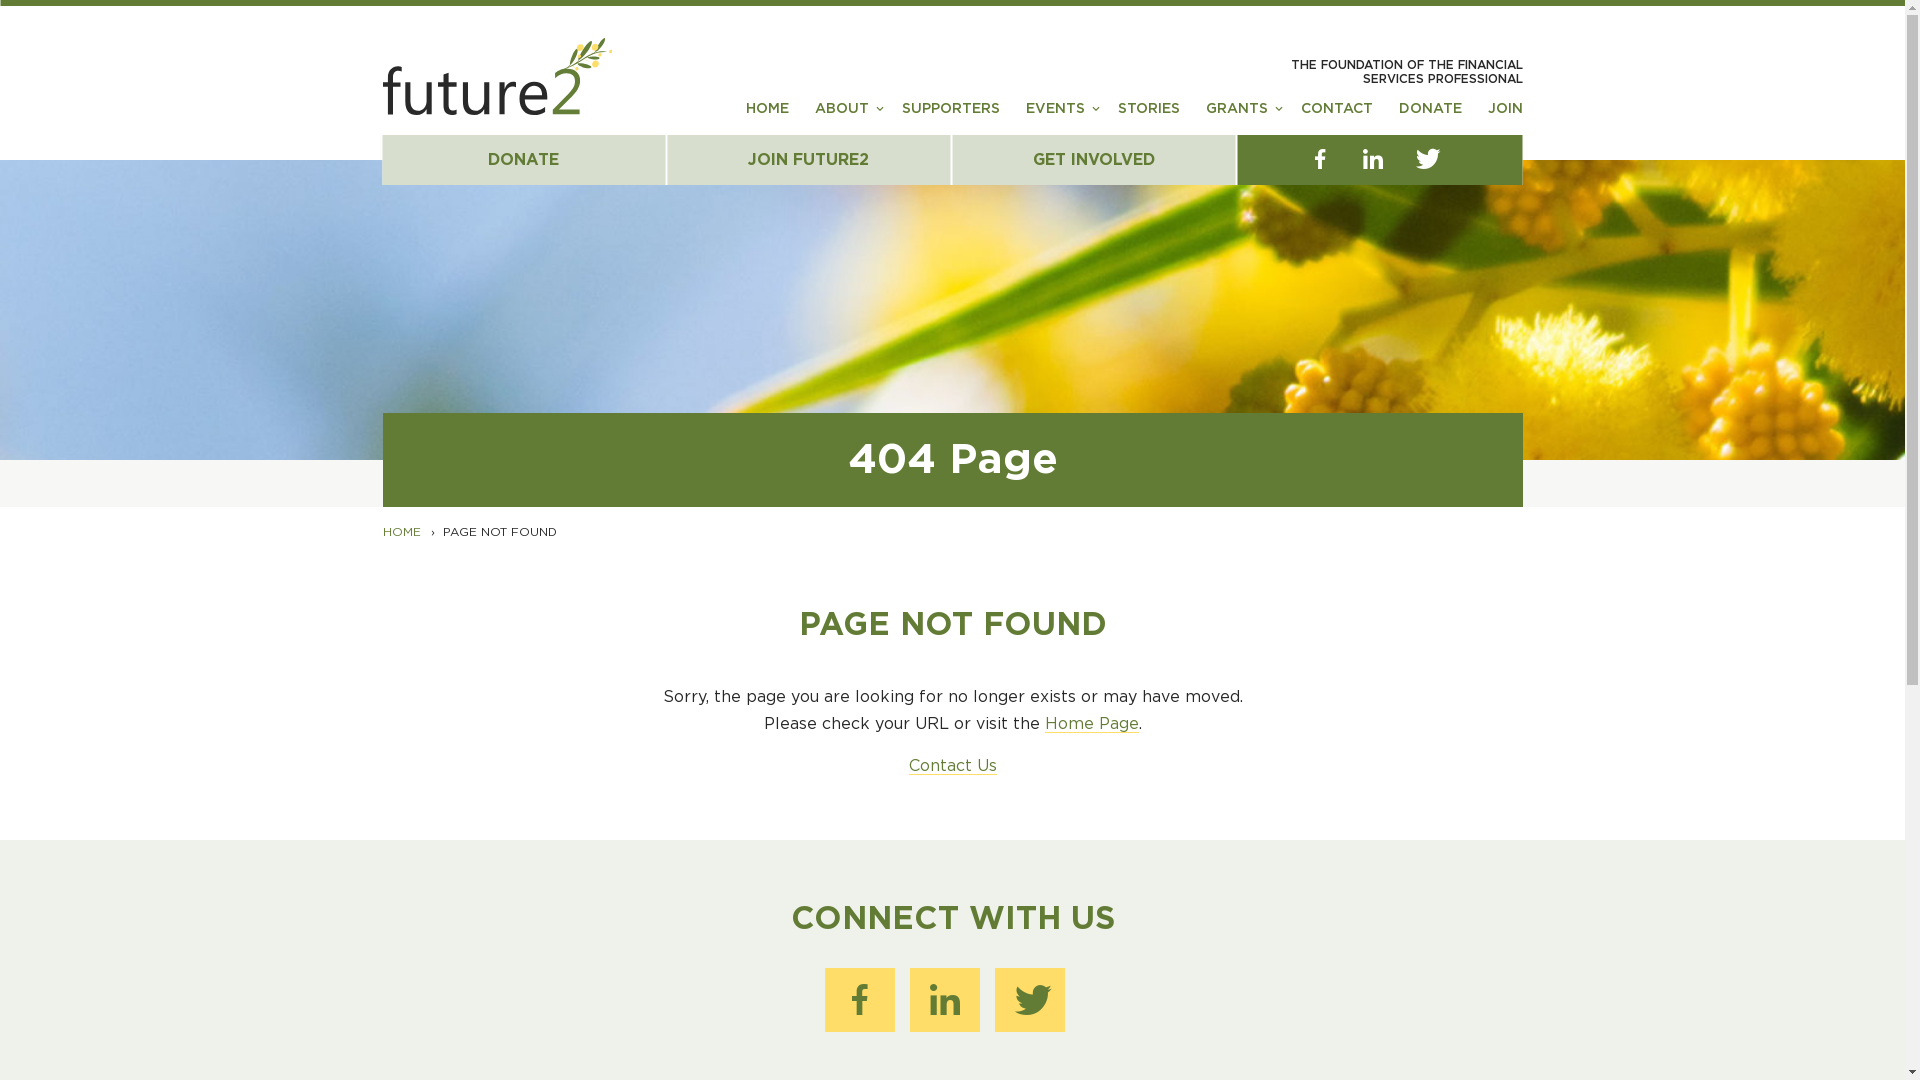  Describe the element at coordinates (523, 158) in the screenshot. I see `'DONATE'` at that location.